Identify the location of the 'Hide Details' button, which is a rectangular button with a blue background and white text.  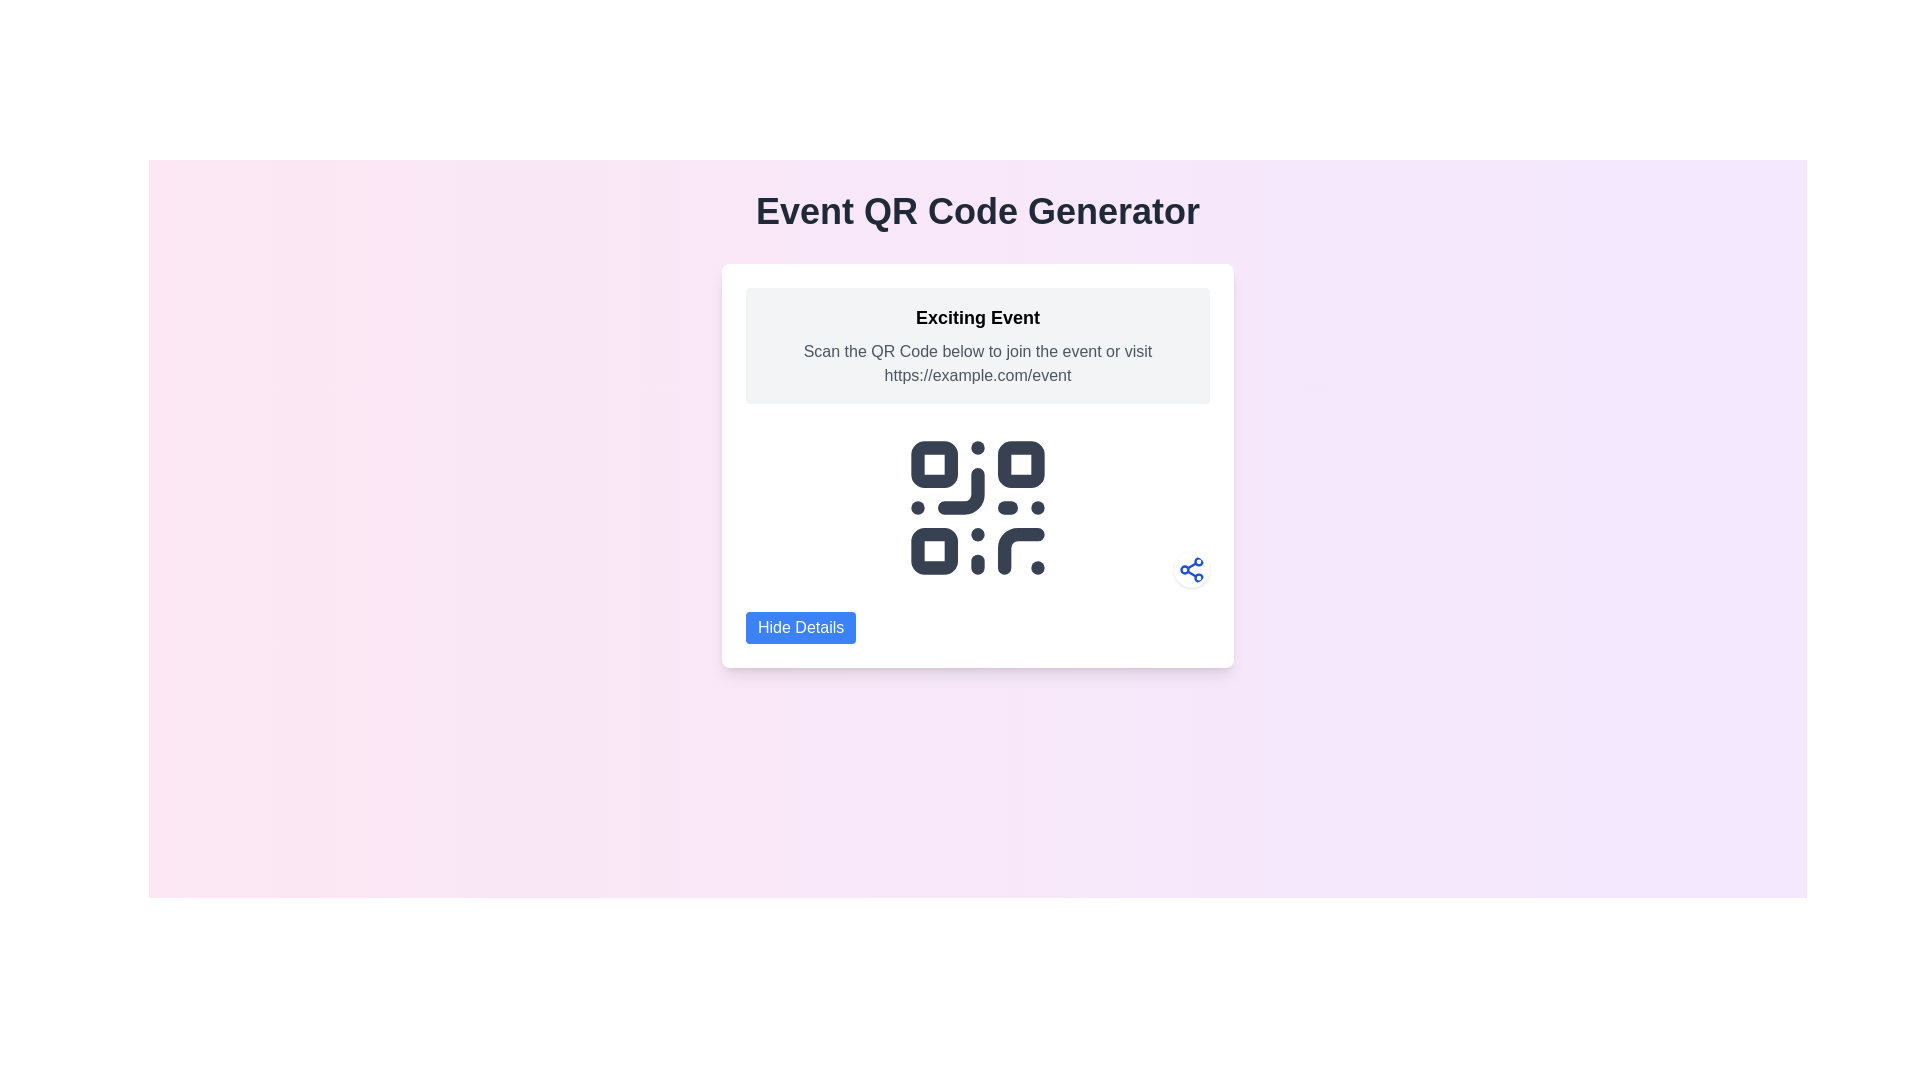
(801, 627).